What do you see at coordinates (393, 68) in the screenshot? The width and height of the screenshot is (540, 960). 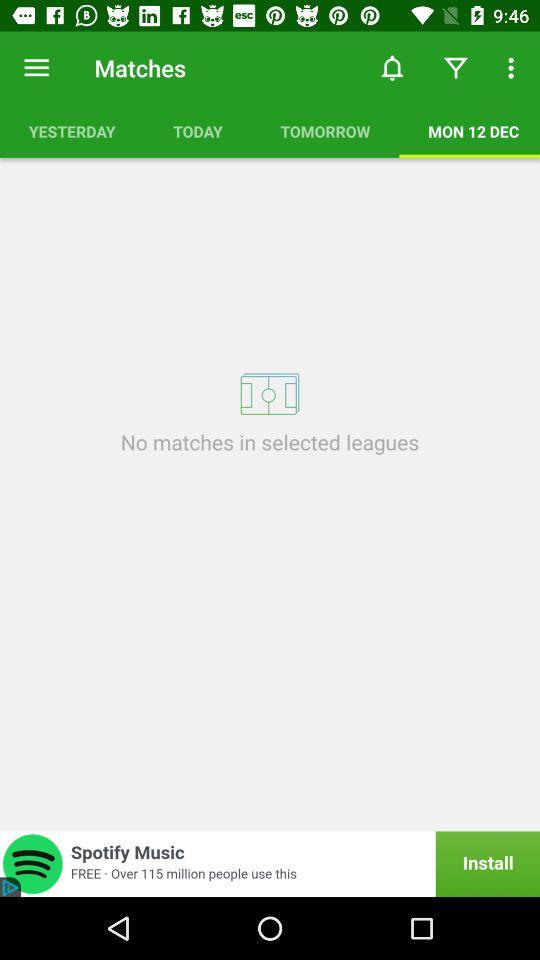 I see `icon to the right of the today icon` at bounding box center [393, 68].